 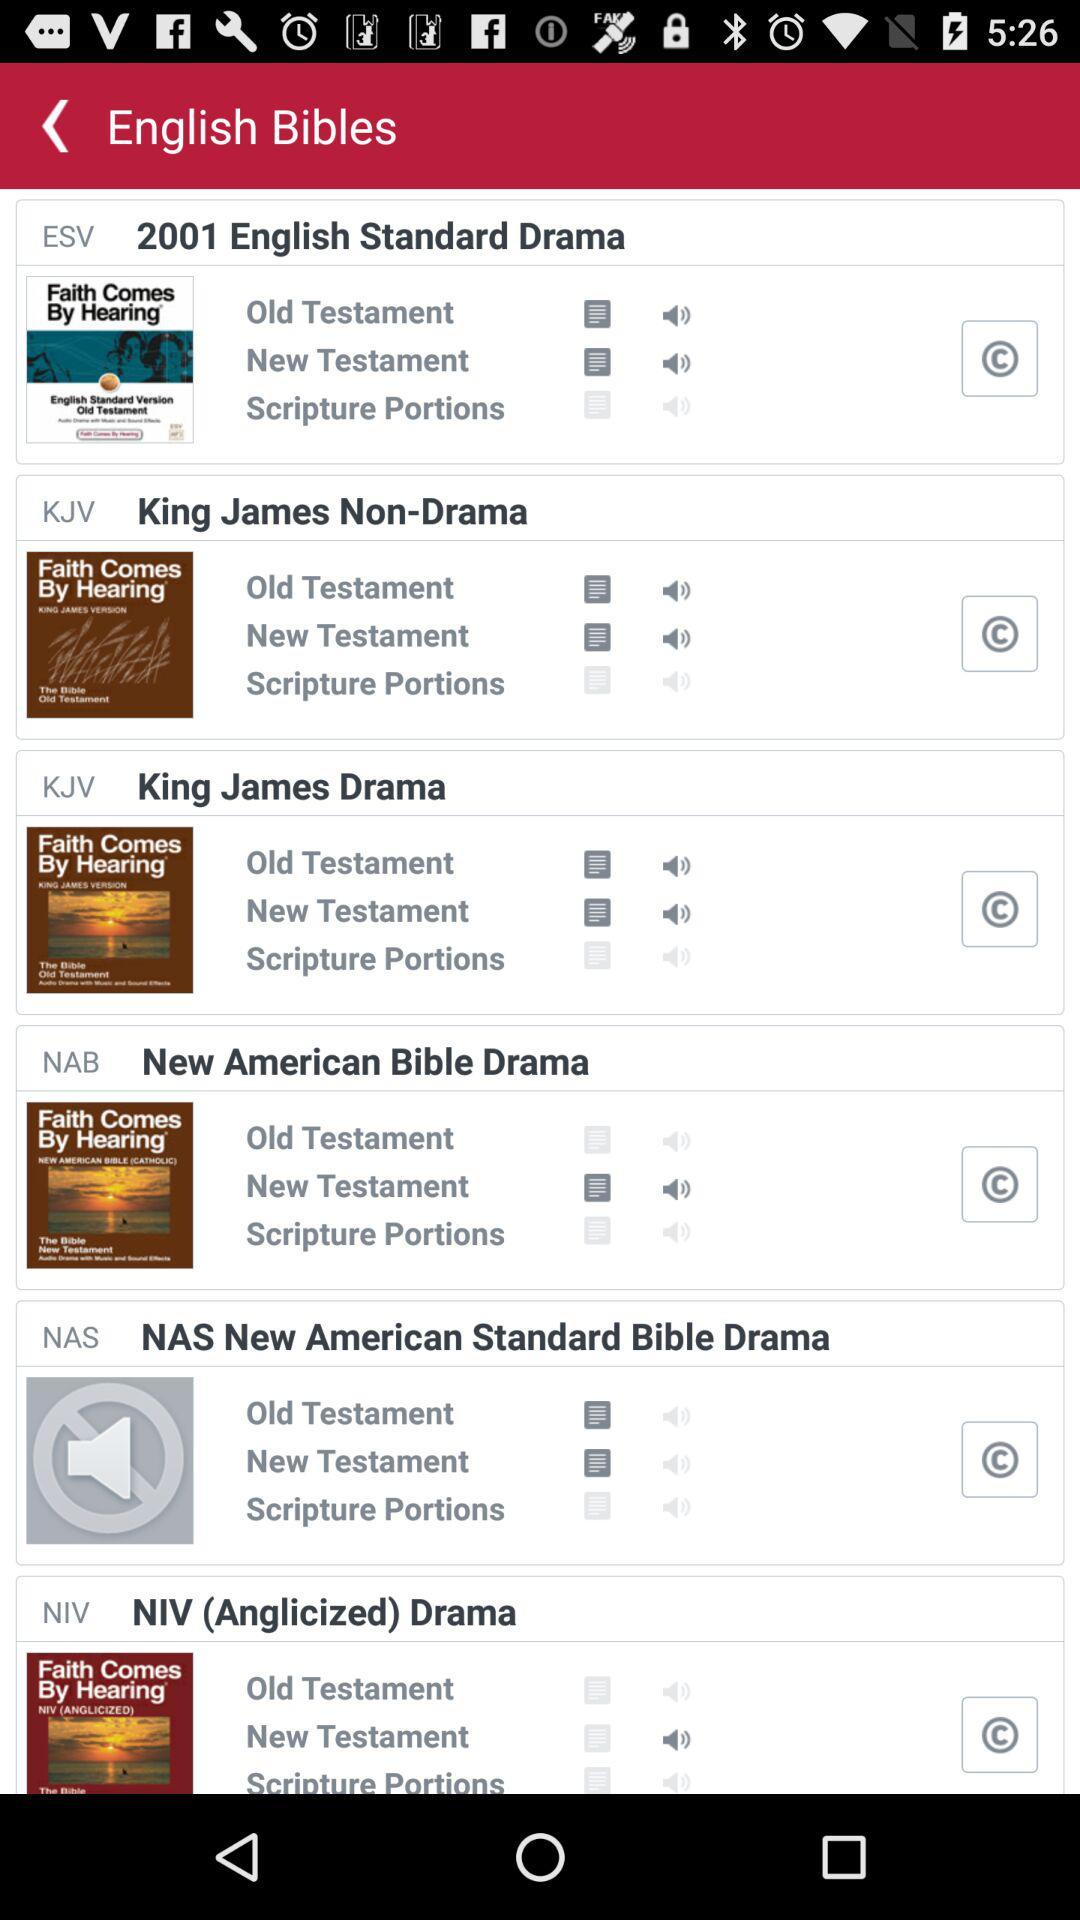 I want to click on the esv app, so click(x=67, y=235).